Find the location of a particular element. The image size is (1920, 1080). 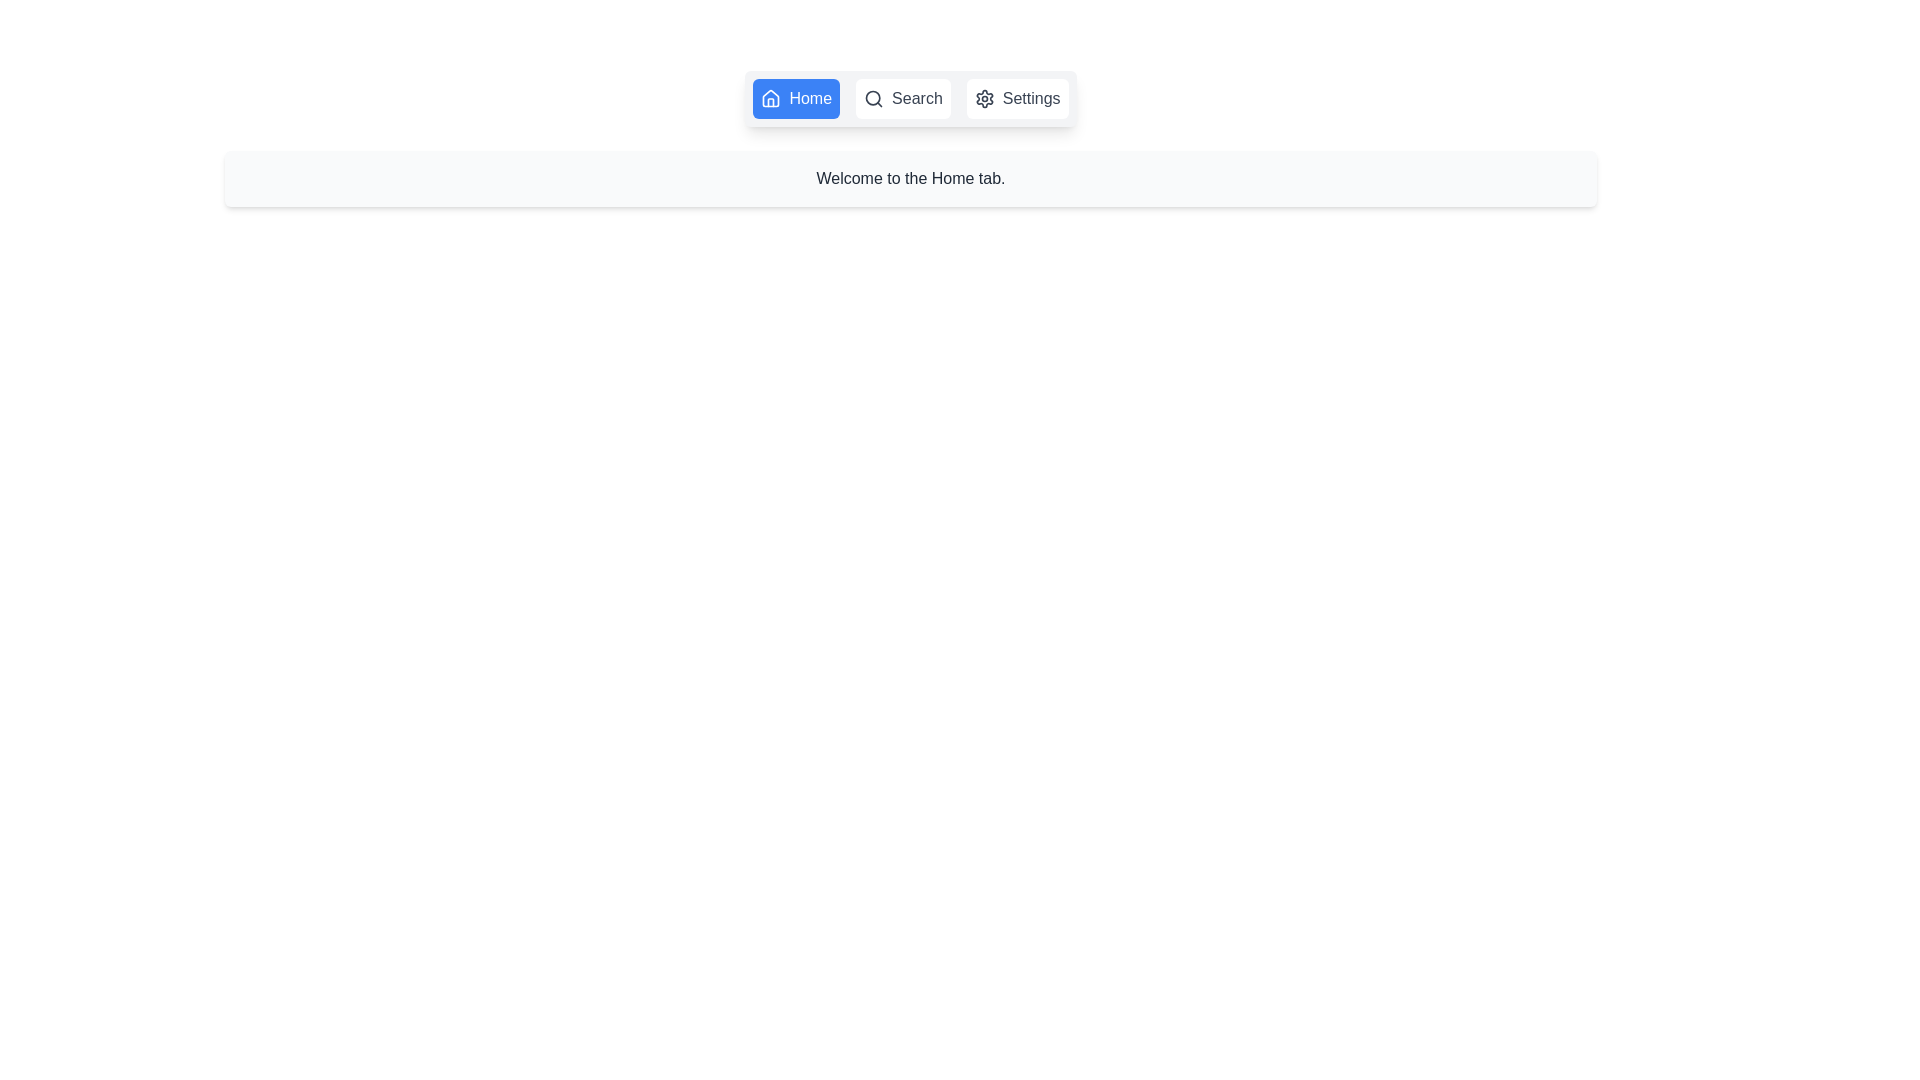

the informational text display component located below the navigation bar in the 'Home' section, which provides contextual information to users is located at coordinates (910, 177).